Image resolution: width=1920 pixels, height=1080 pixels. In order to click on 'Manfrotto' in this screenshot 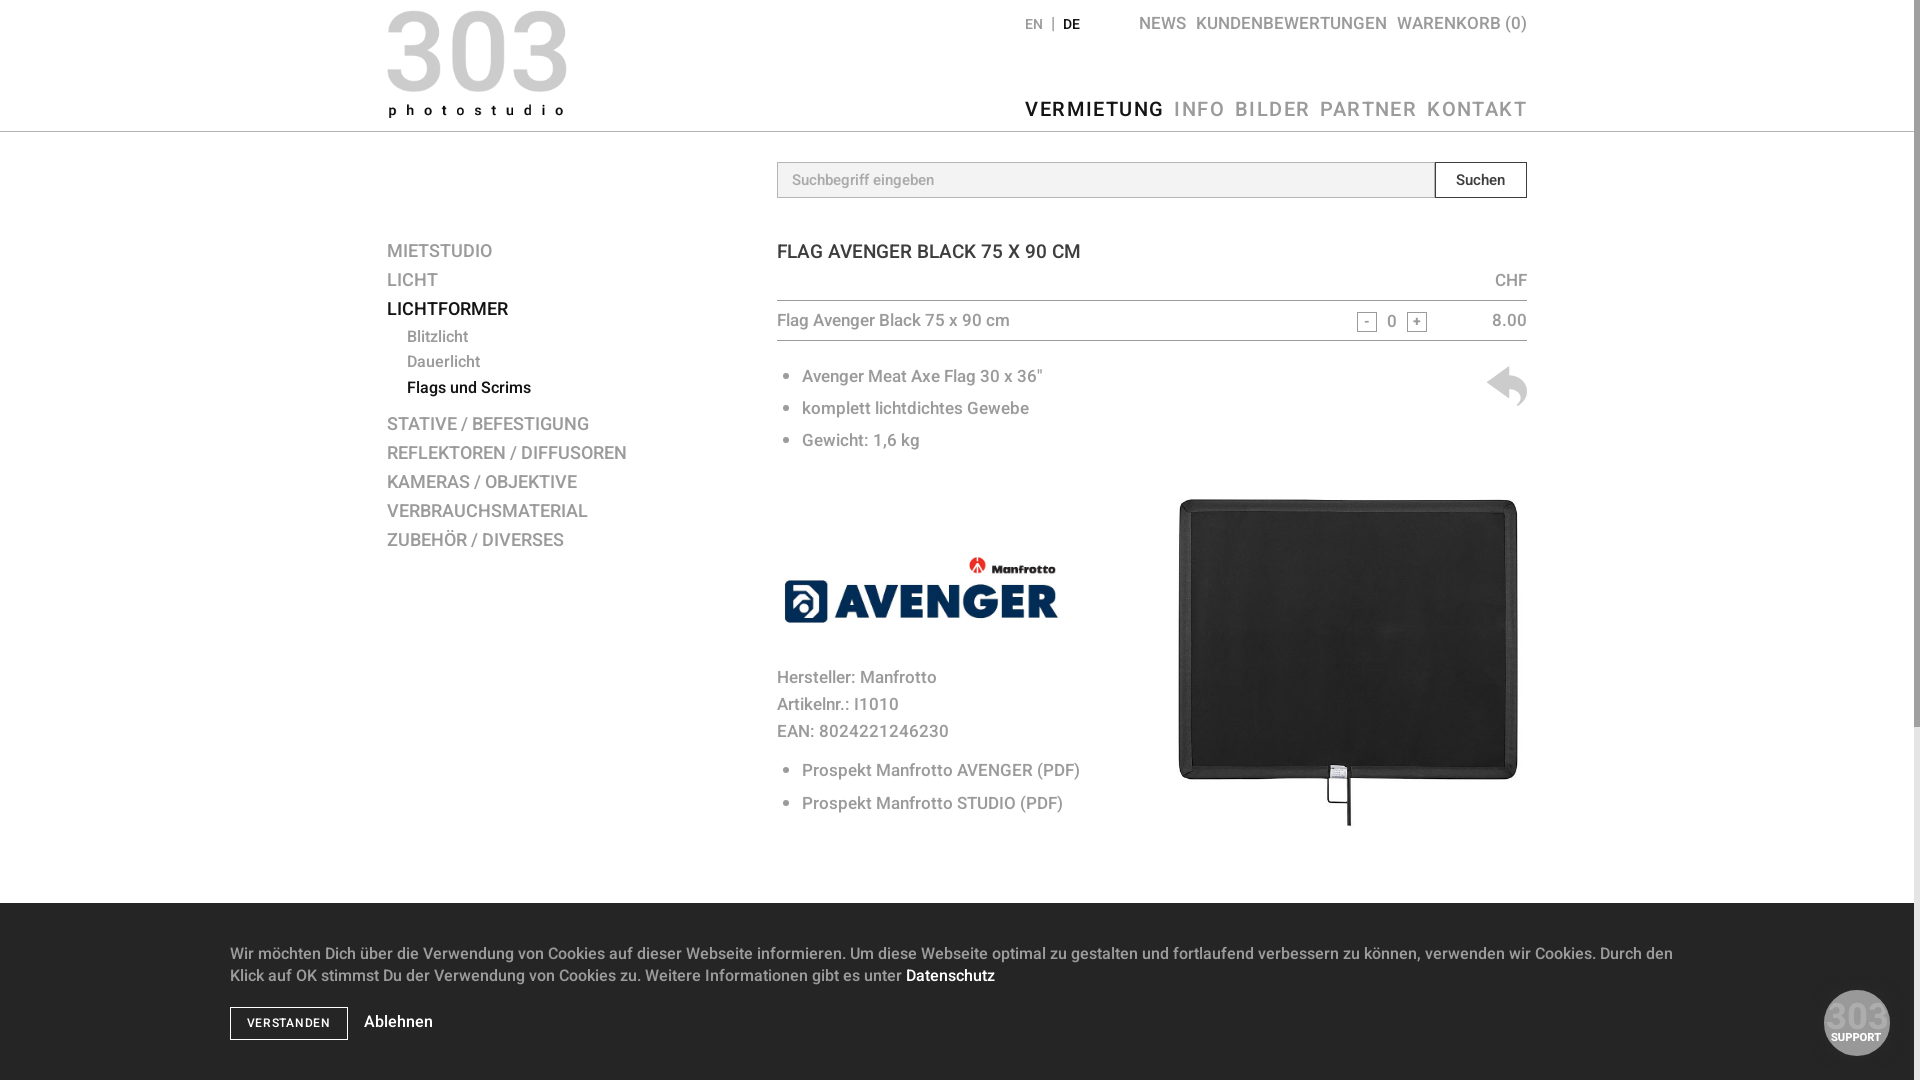, I will do `click(897, 676)`.